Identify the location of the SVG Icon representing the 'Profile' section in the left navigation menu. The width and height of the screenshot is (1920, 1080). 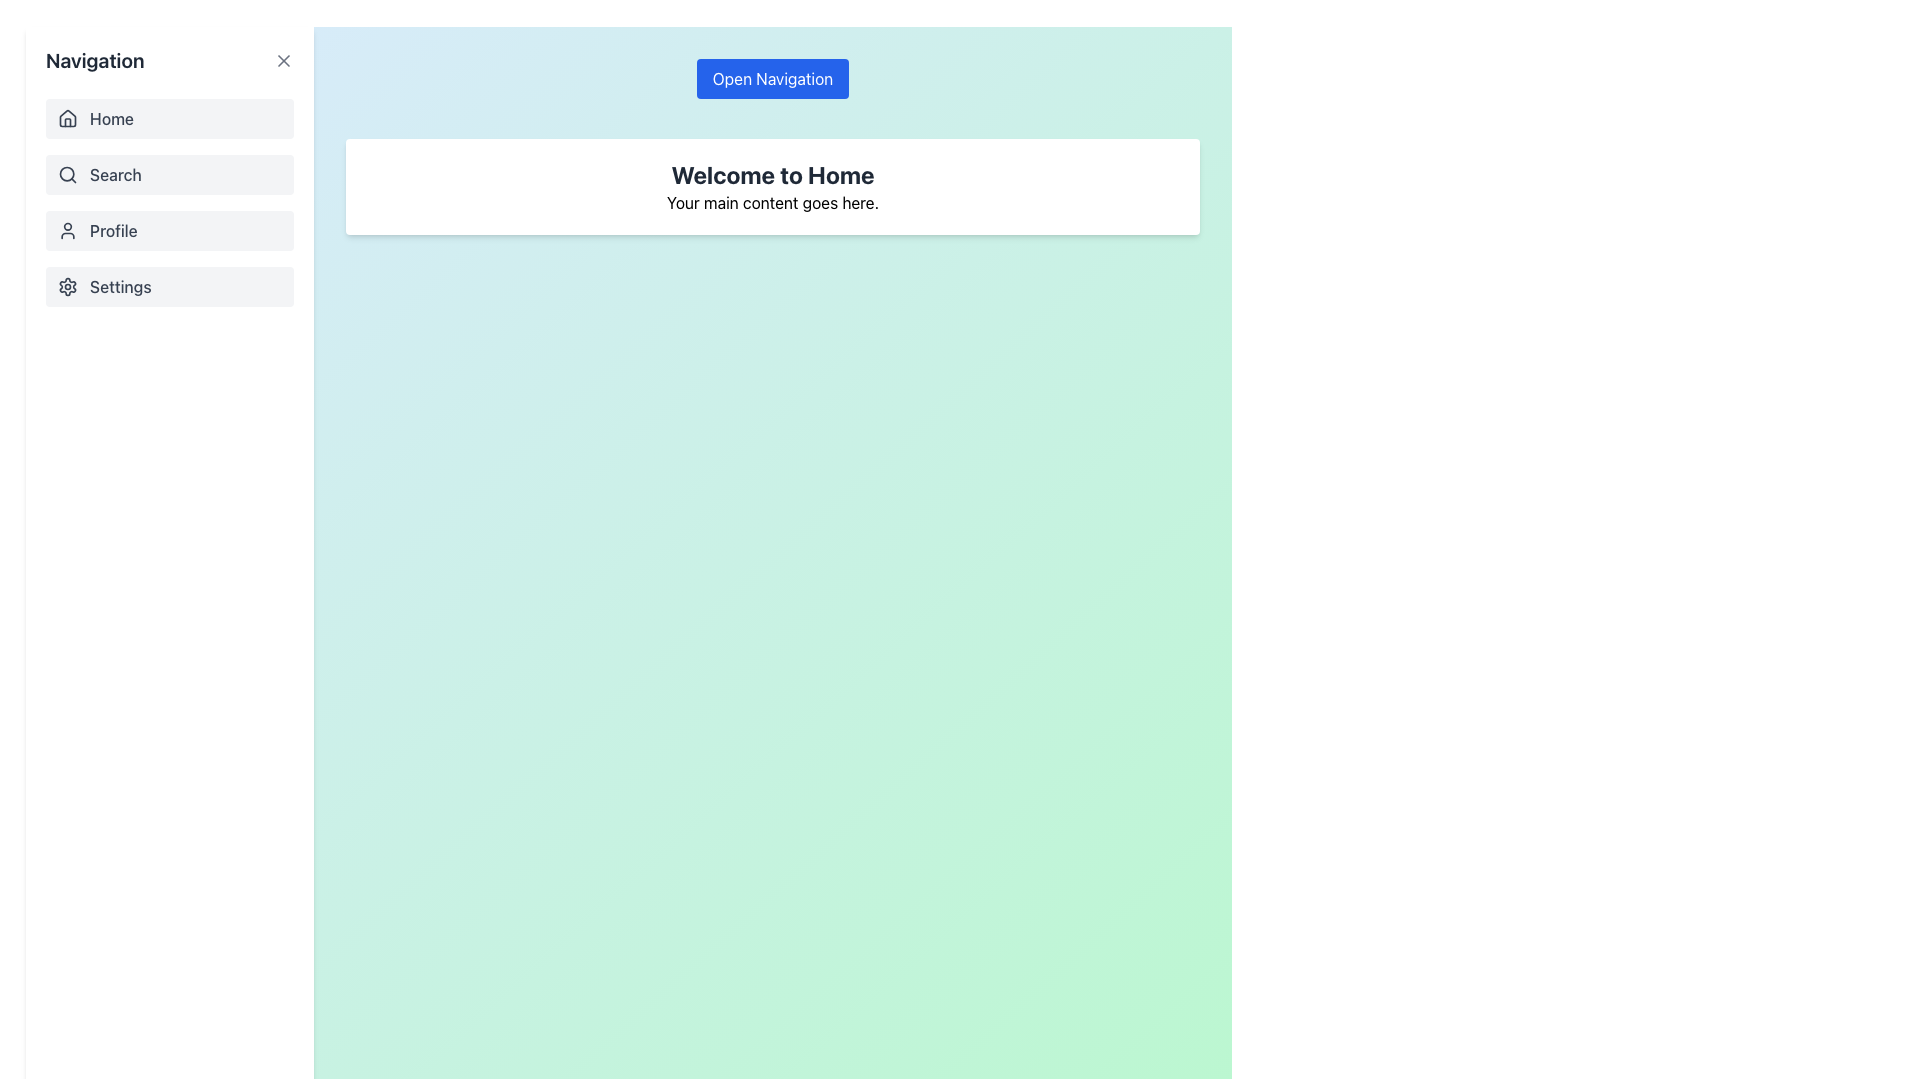
(67, 230).